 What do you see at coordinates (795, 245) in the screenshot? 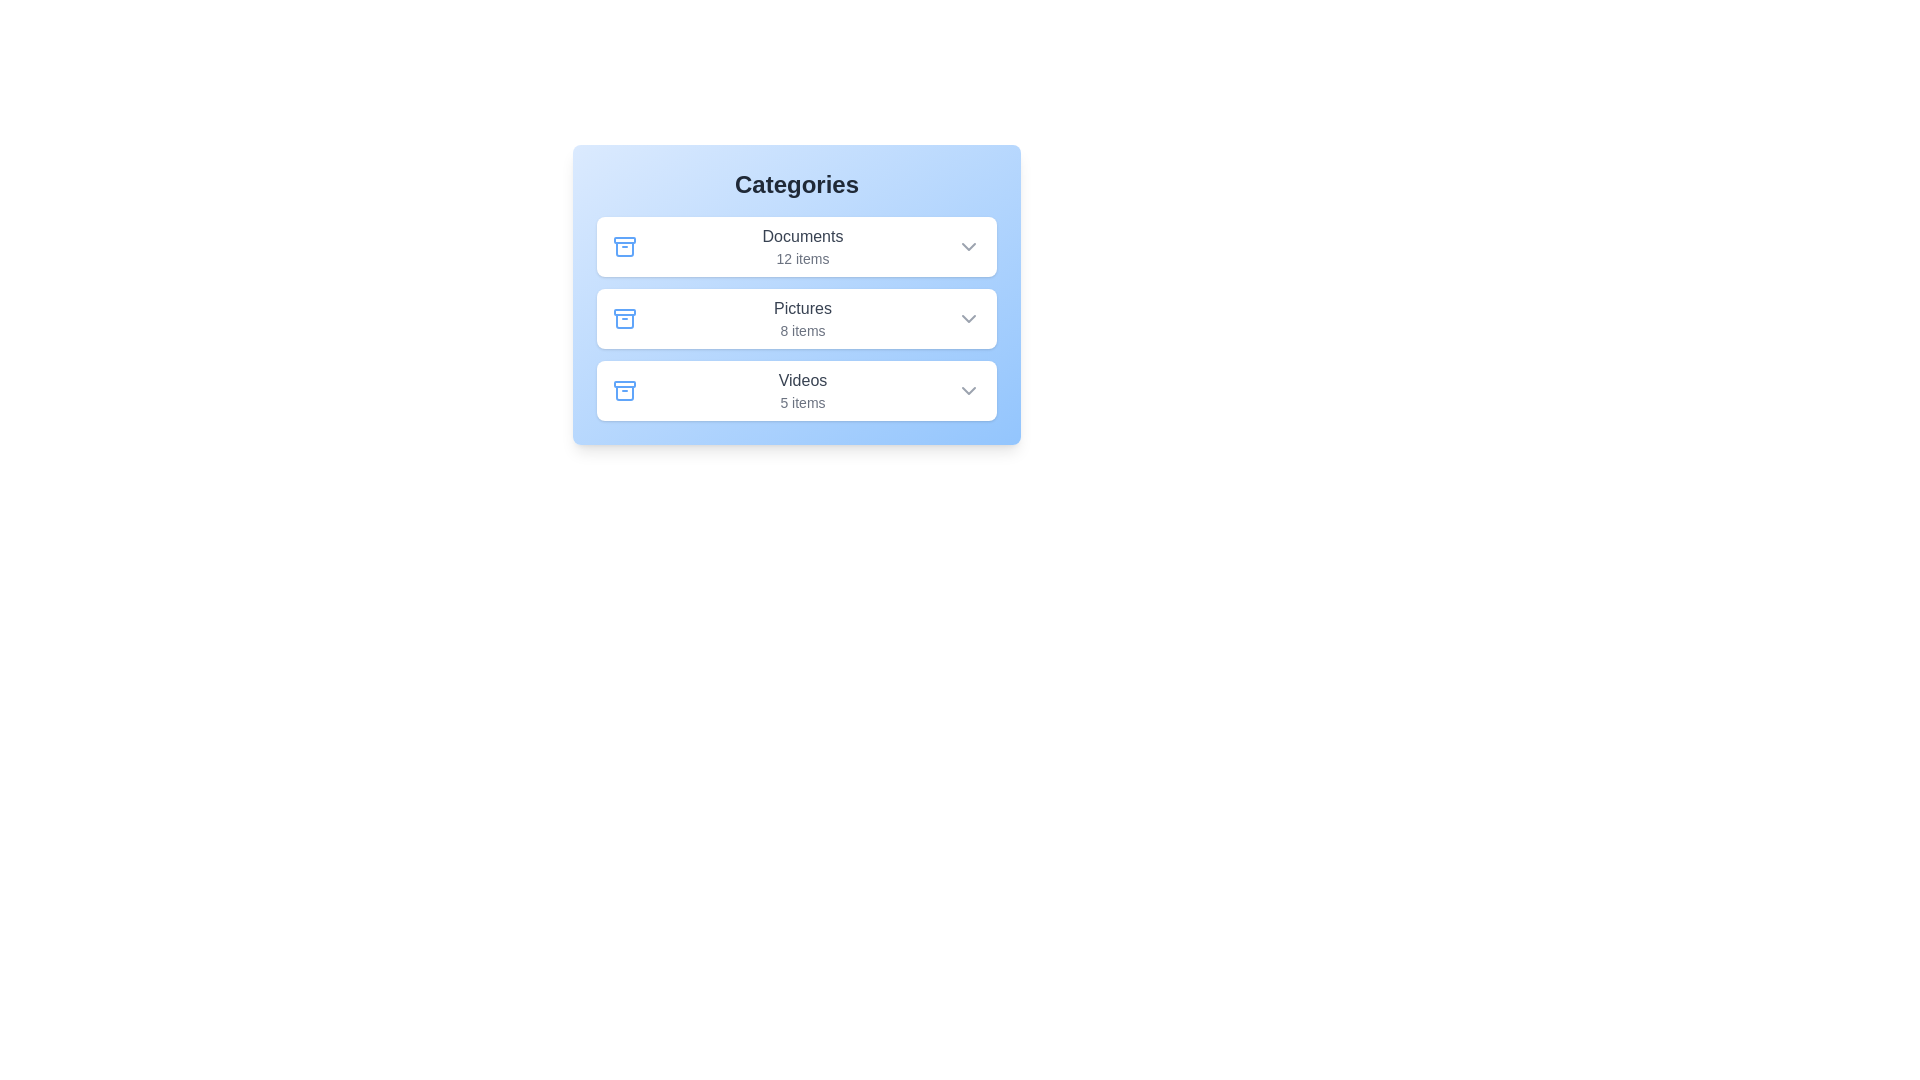
I see `the category item Documents to highlight it` at bounding box center [795, 245].